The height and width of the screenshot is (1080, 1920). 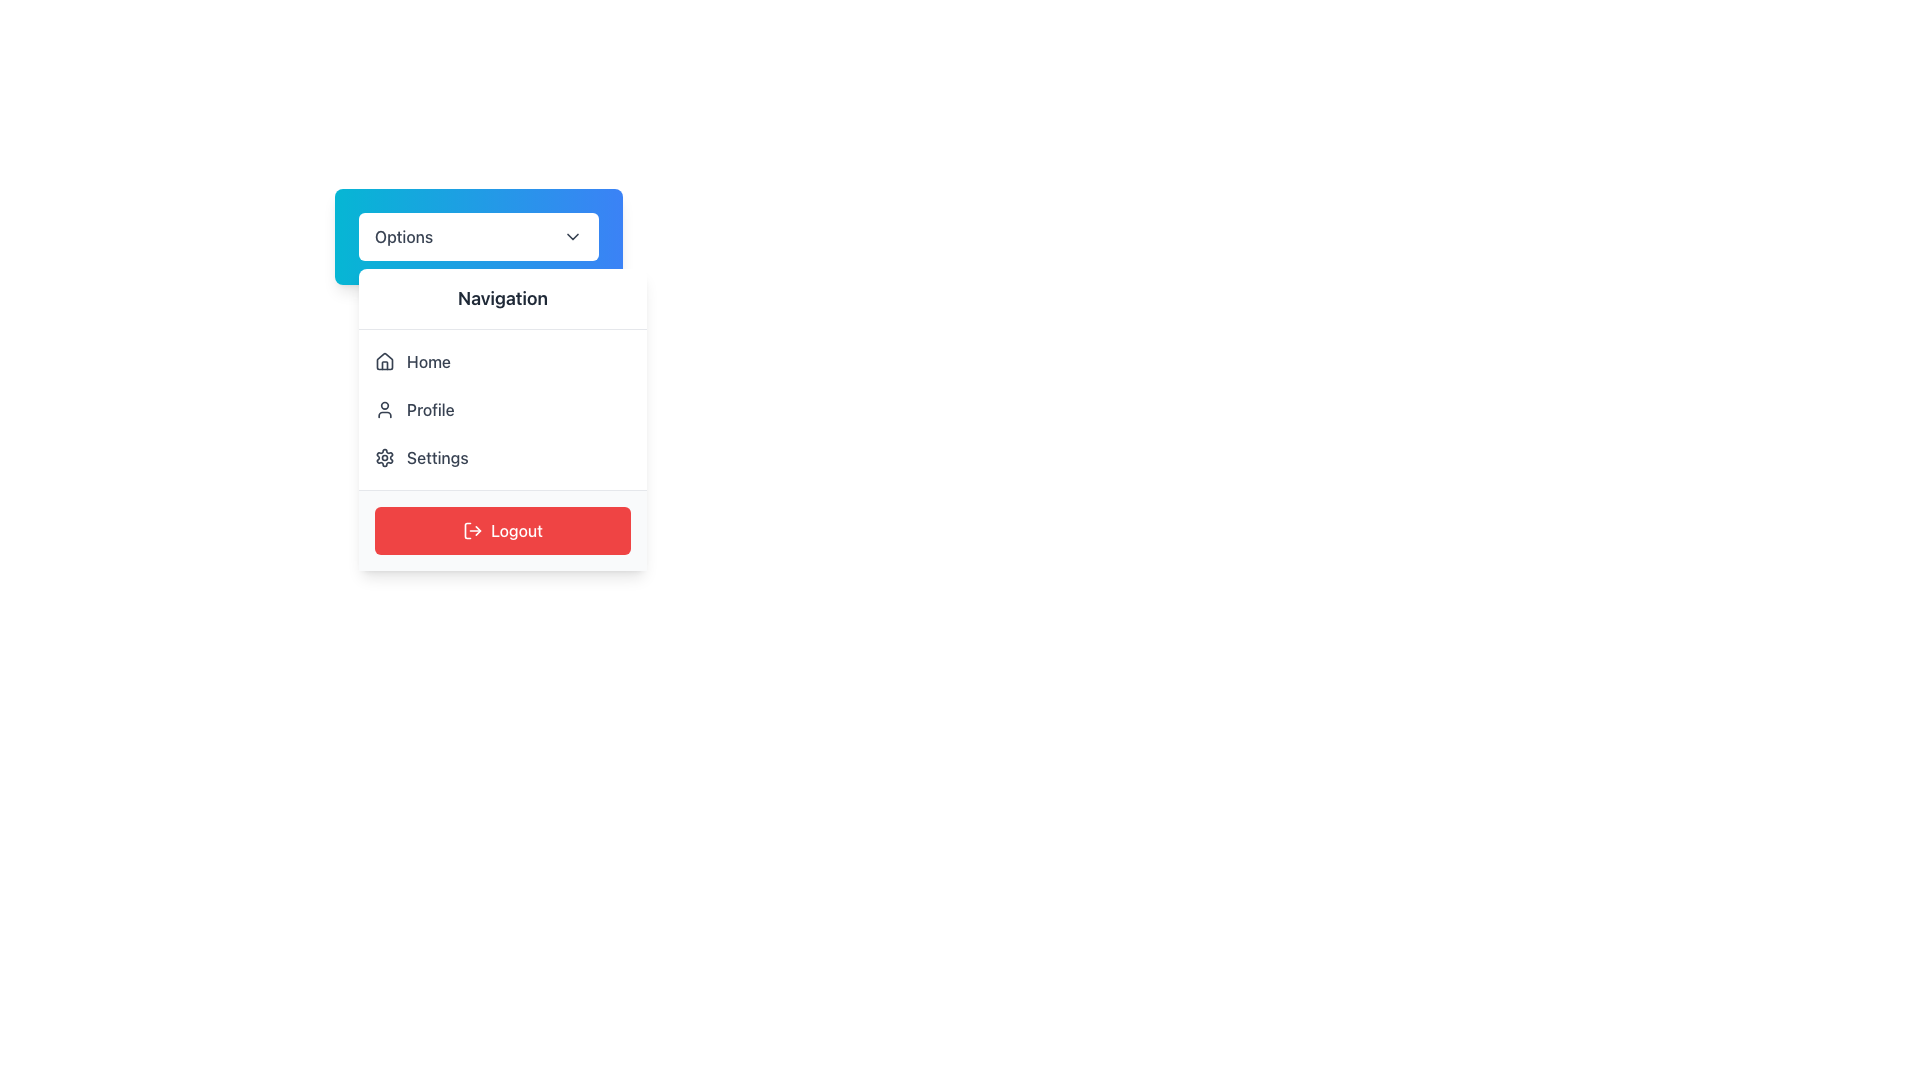 What do you see at coordinates (384, 361) in the screenshot?
I see `the 'Home' icon located within the first entry of the 'Navigation' dropdown menu, which is visually represented as an icon to the left of the text 'Home'` at bounding box center [384, 361].